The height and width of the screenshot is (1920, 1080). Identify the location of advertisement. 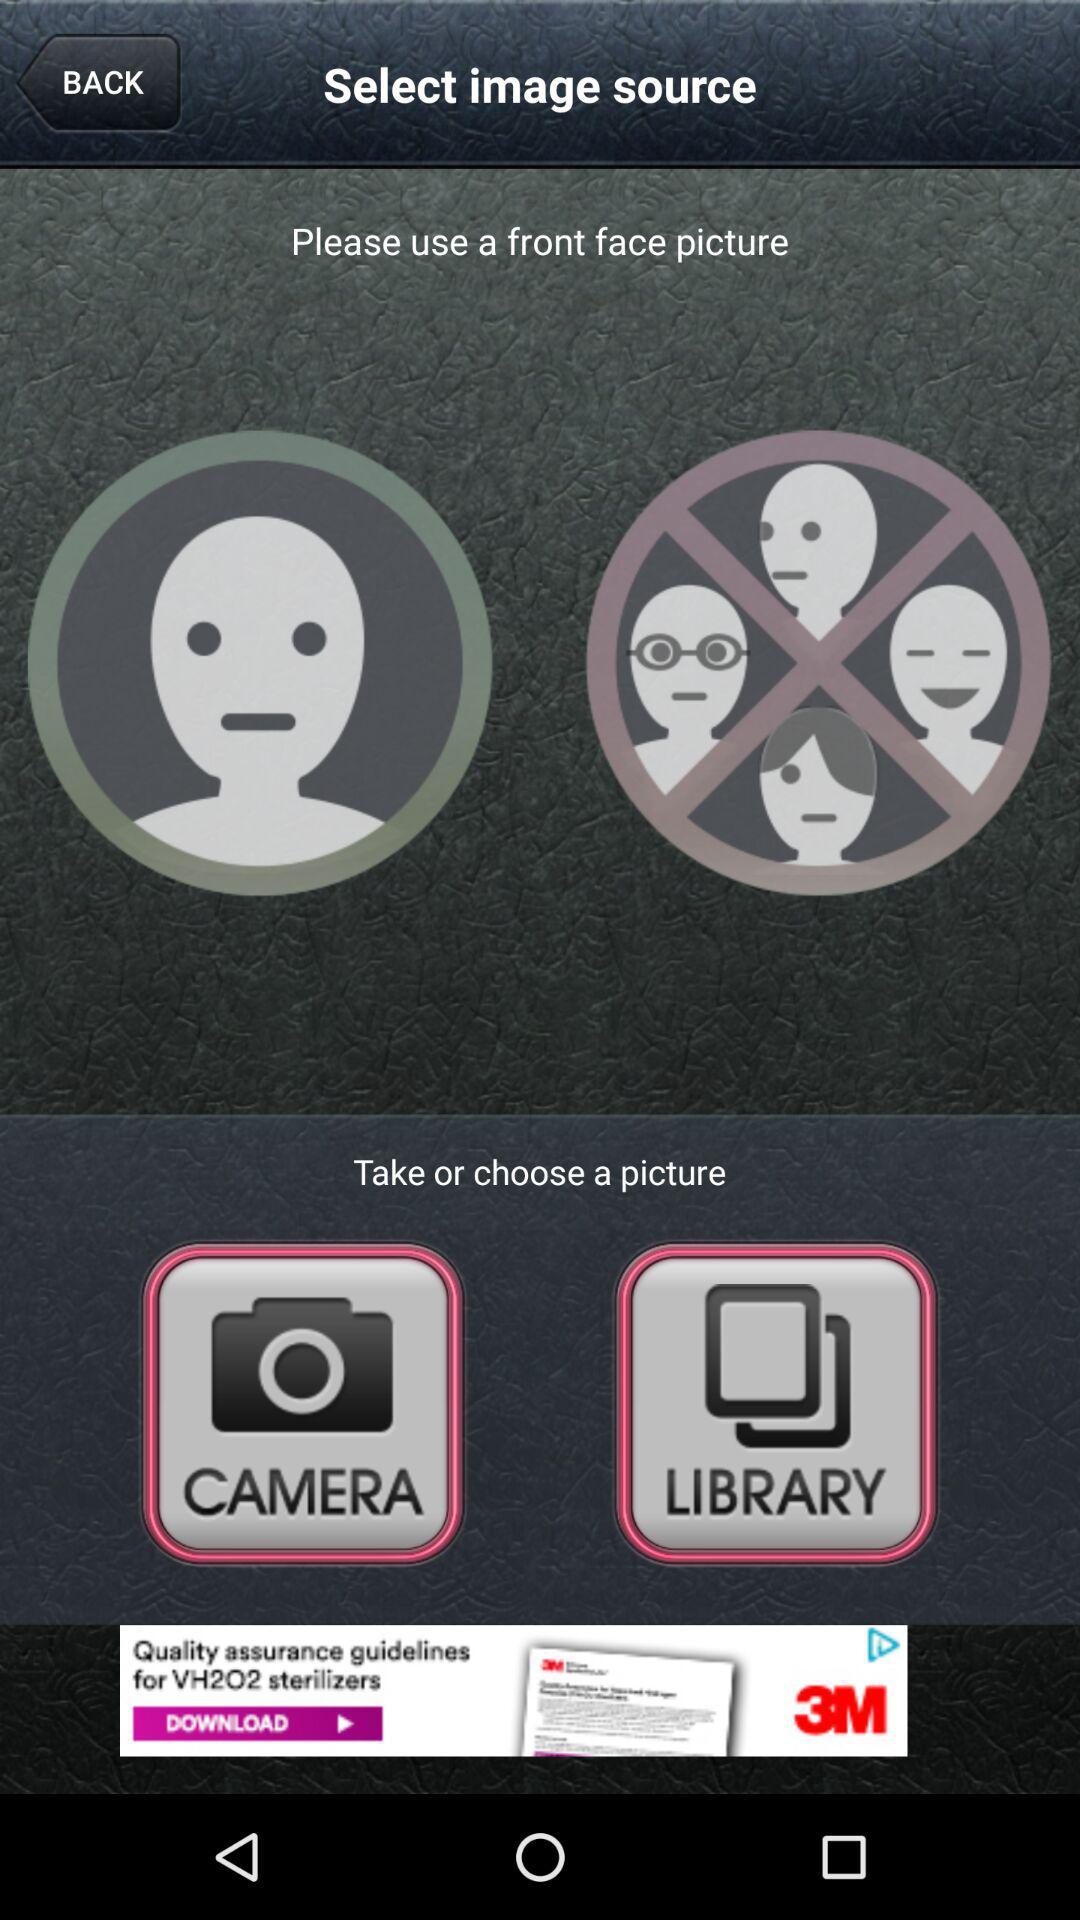
(540, 1689).